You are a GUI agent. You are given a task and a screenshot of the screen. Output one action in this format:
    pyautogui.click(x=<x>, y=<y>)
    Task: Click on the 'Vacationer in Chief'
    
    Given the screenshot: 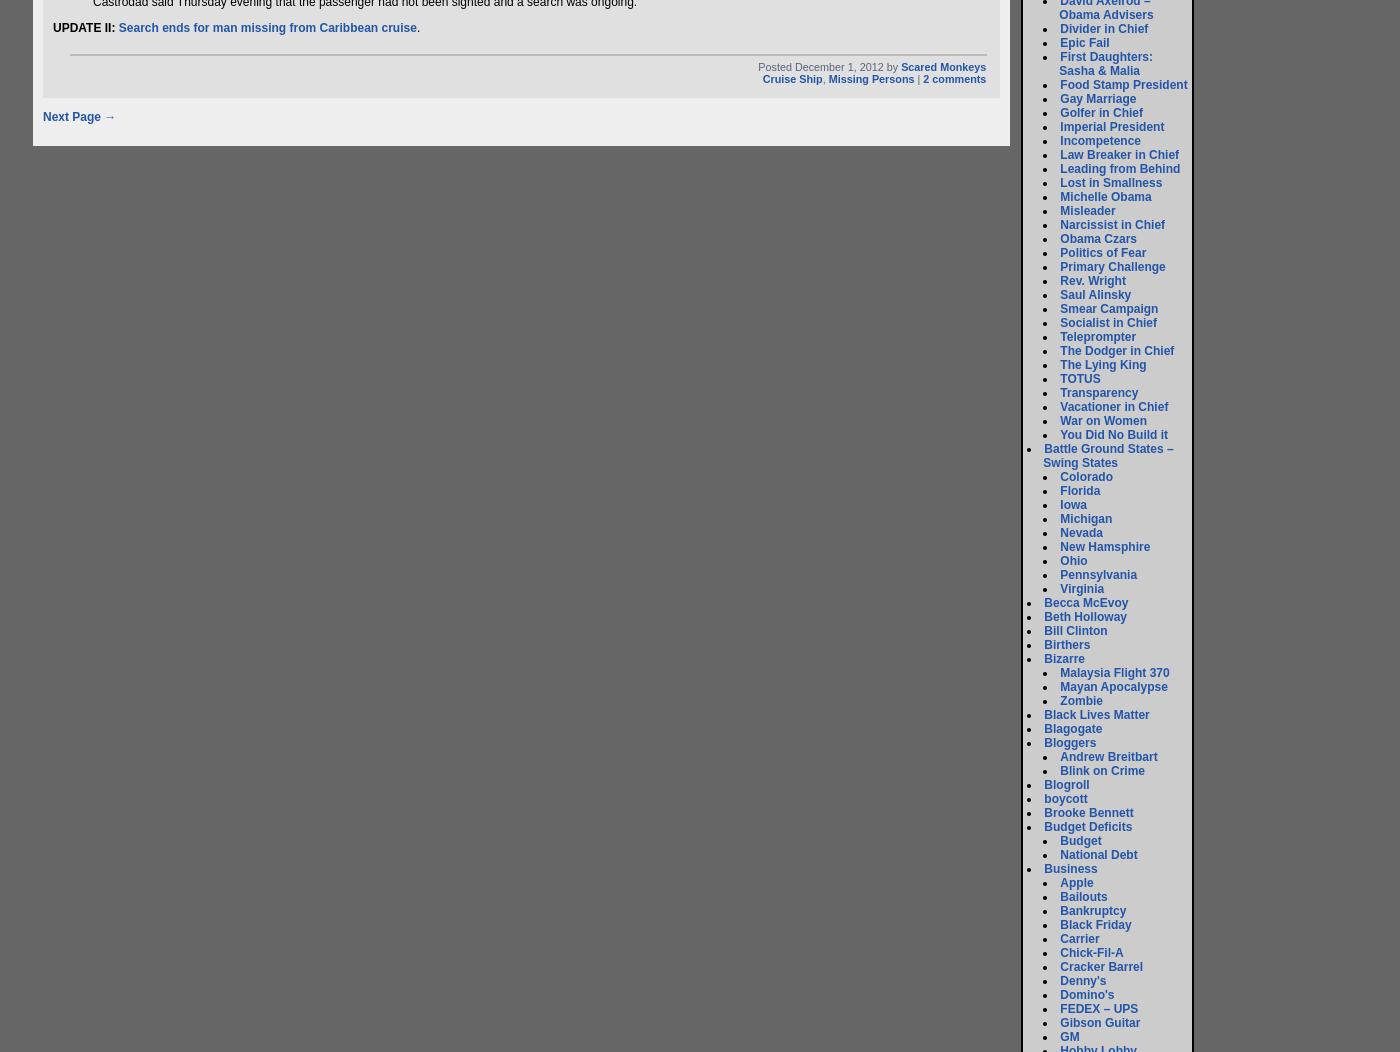 What is the action you would take?
    pyautogui.click(x=1113, y=406)
    